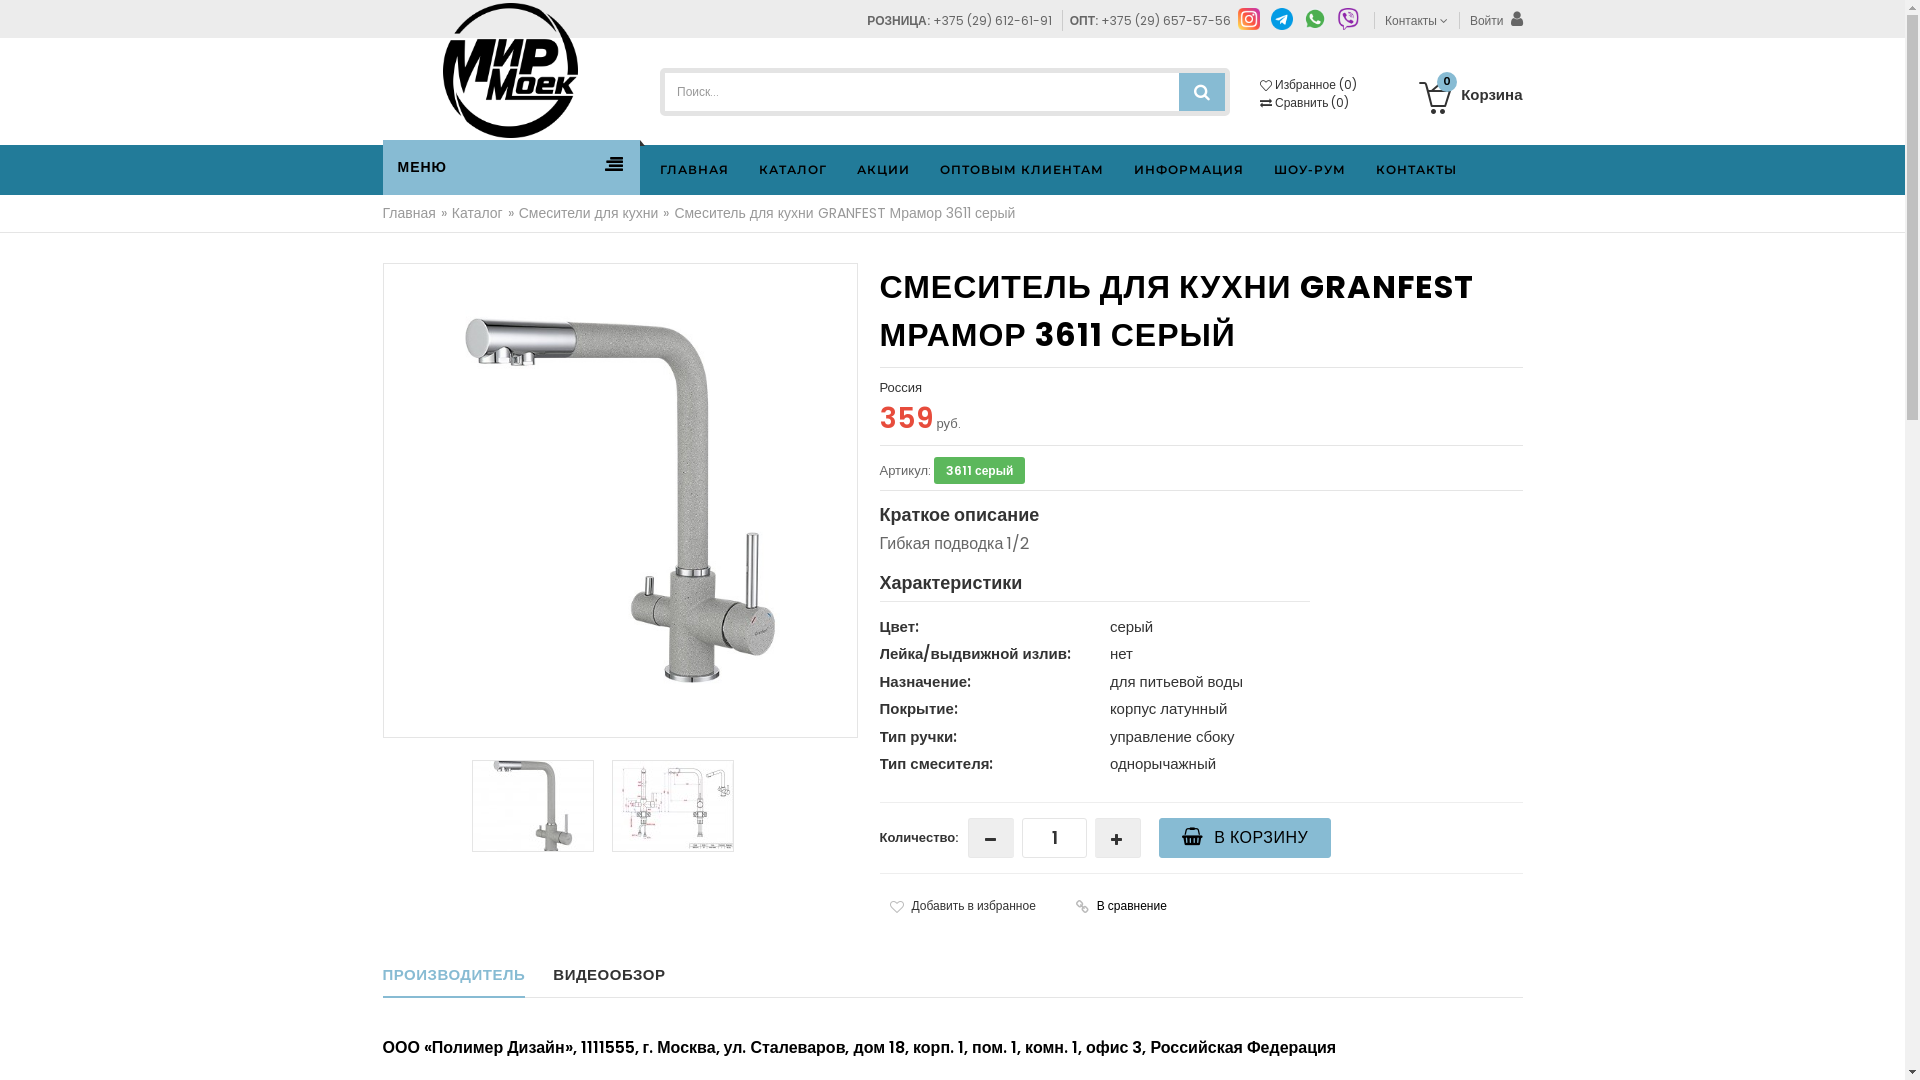  I want to click on ' ', so click(990, 837).